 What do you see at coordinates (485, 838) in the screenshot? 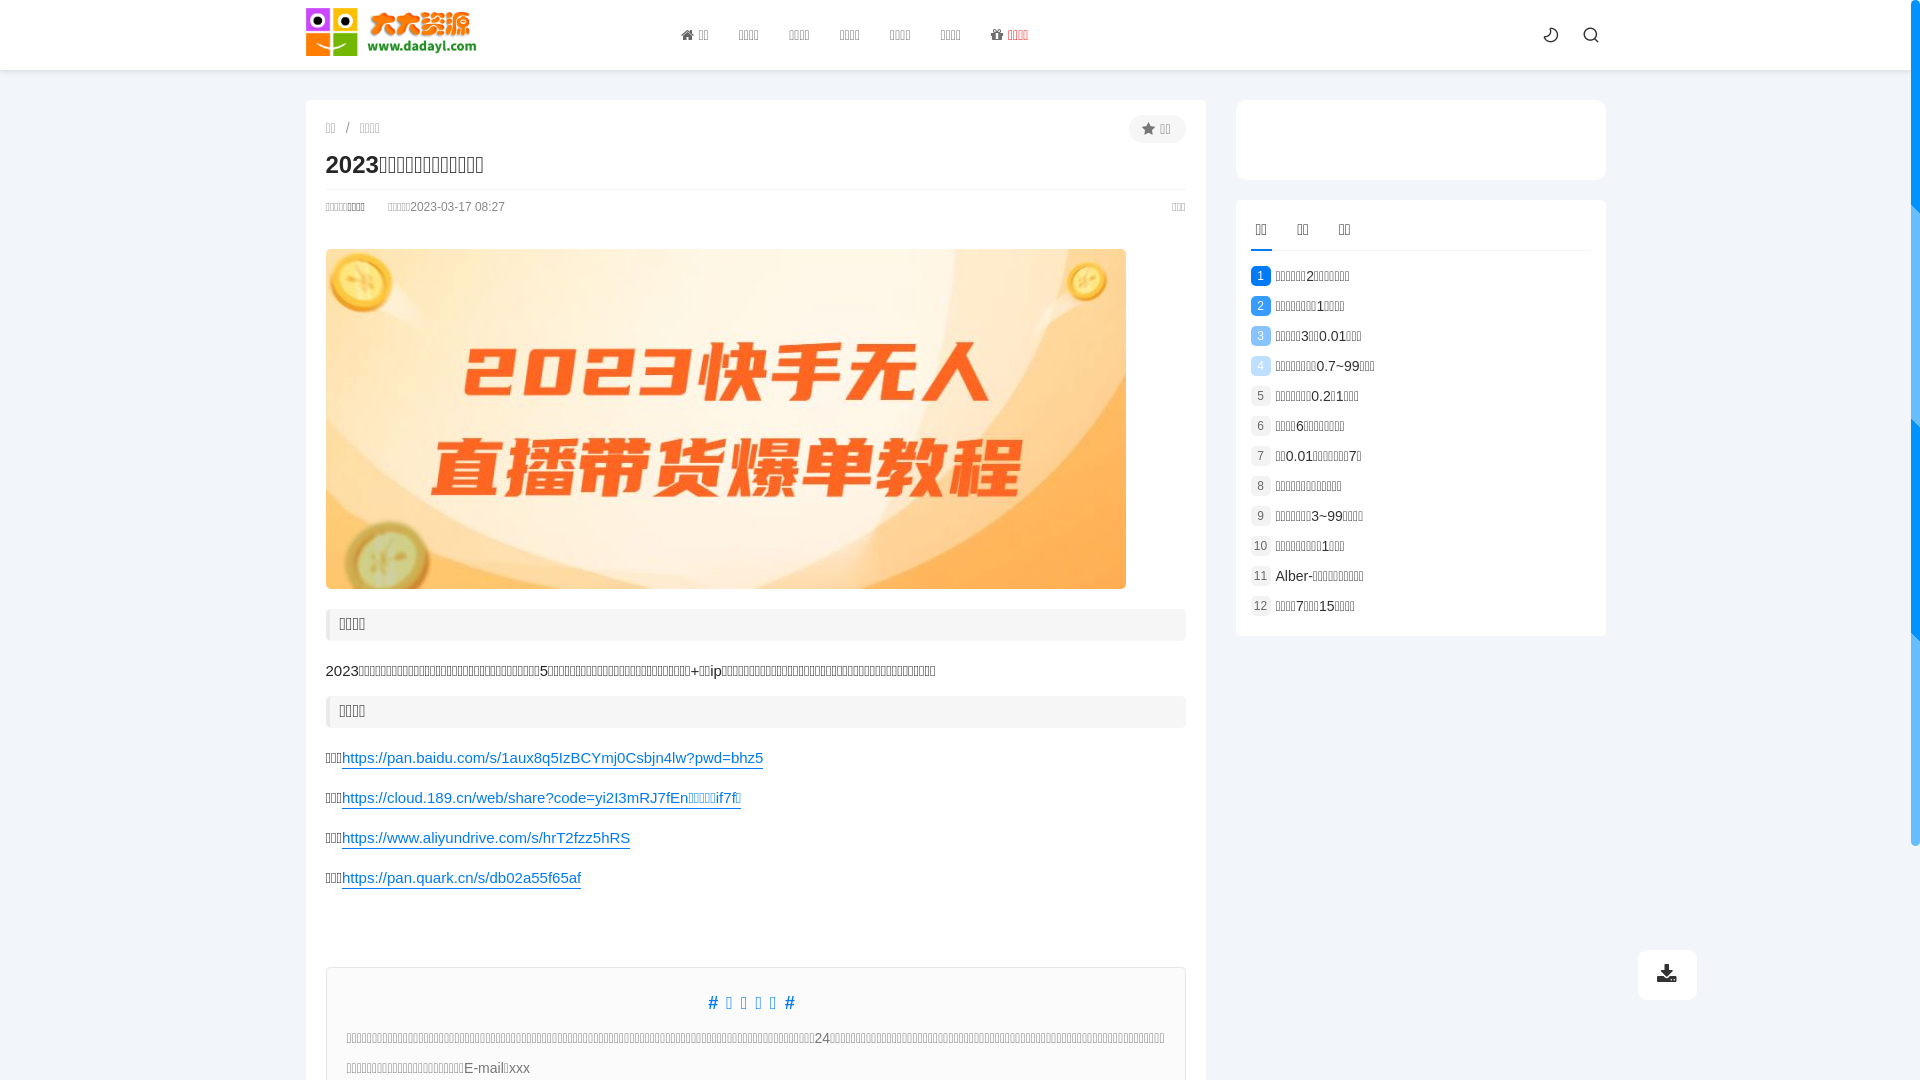
I see `'https://www.aliyundrive.com/s/hrT2fzz5hRS'` at bounding box center [485, 838].